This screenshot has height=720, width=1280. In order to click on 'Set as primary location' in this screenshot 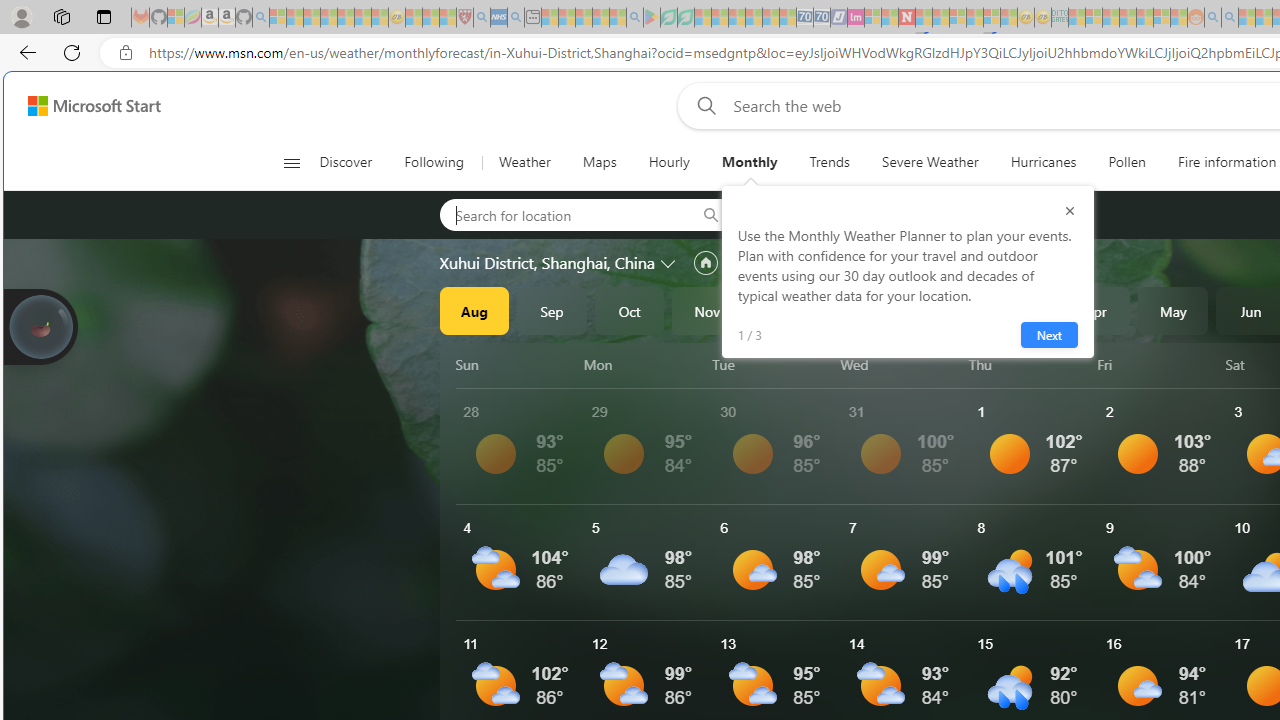, I will do `click(705, 262)`.